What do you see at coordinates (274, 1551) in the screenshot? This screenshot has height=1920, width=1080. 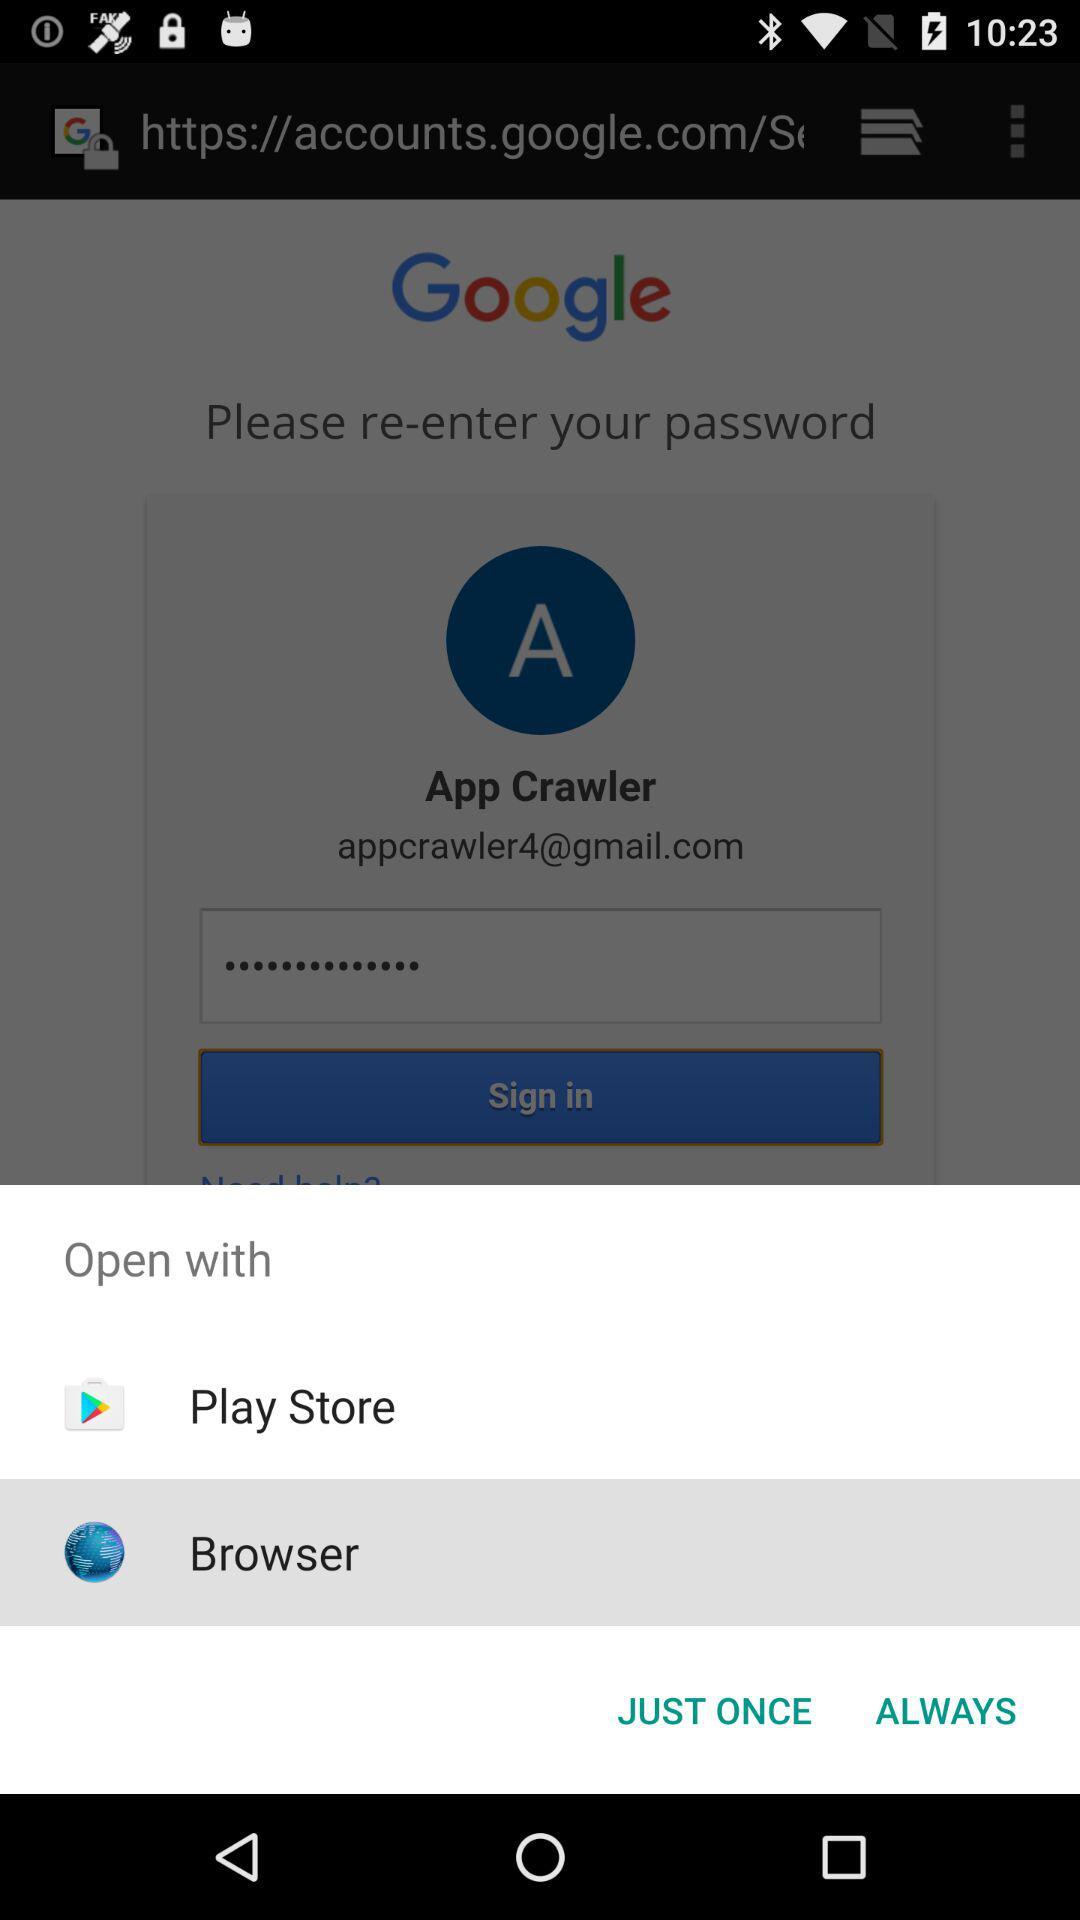 I see `the browser` at bounding box center [274, 1551].